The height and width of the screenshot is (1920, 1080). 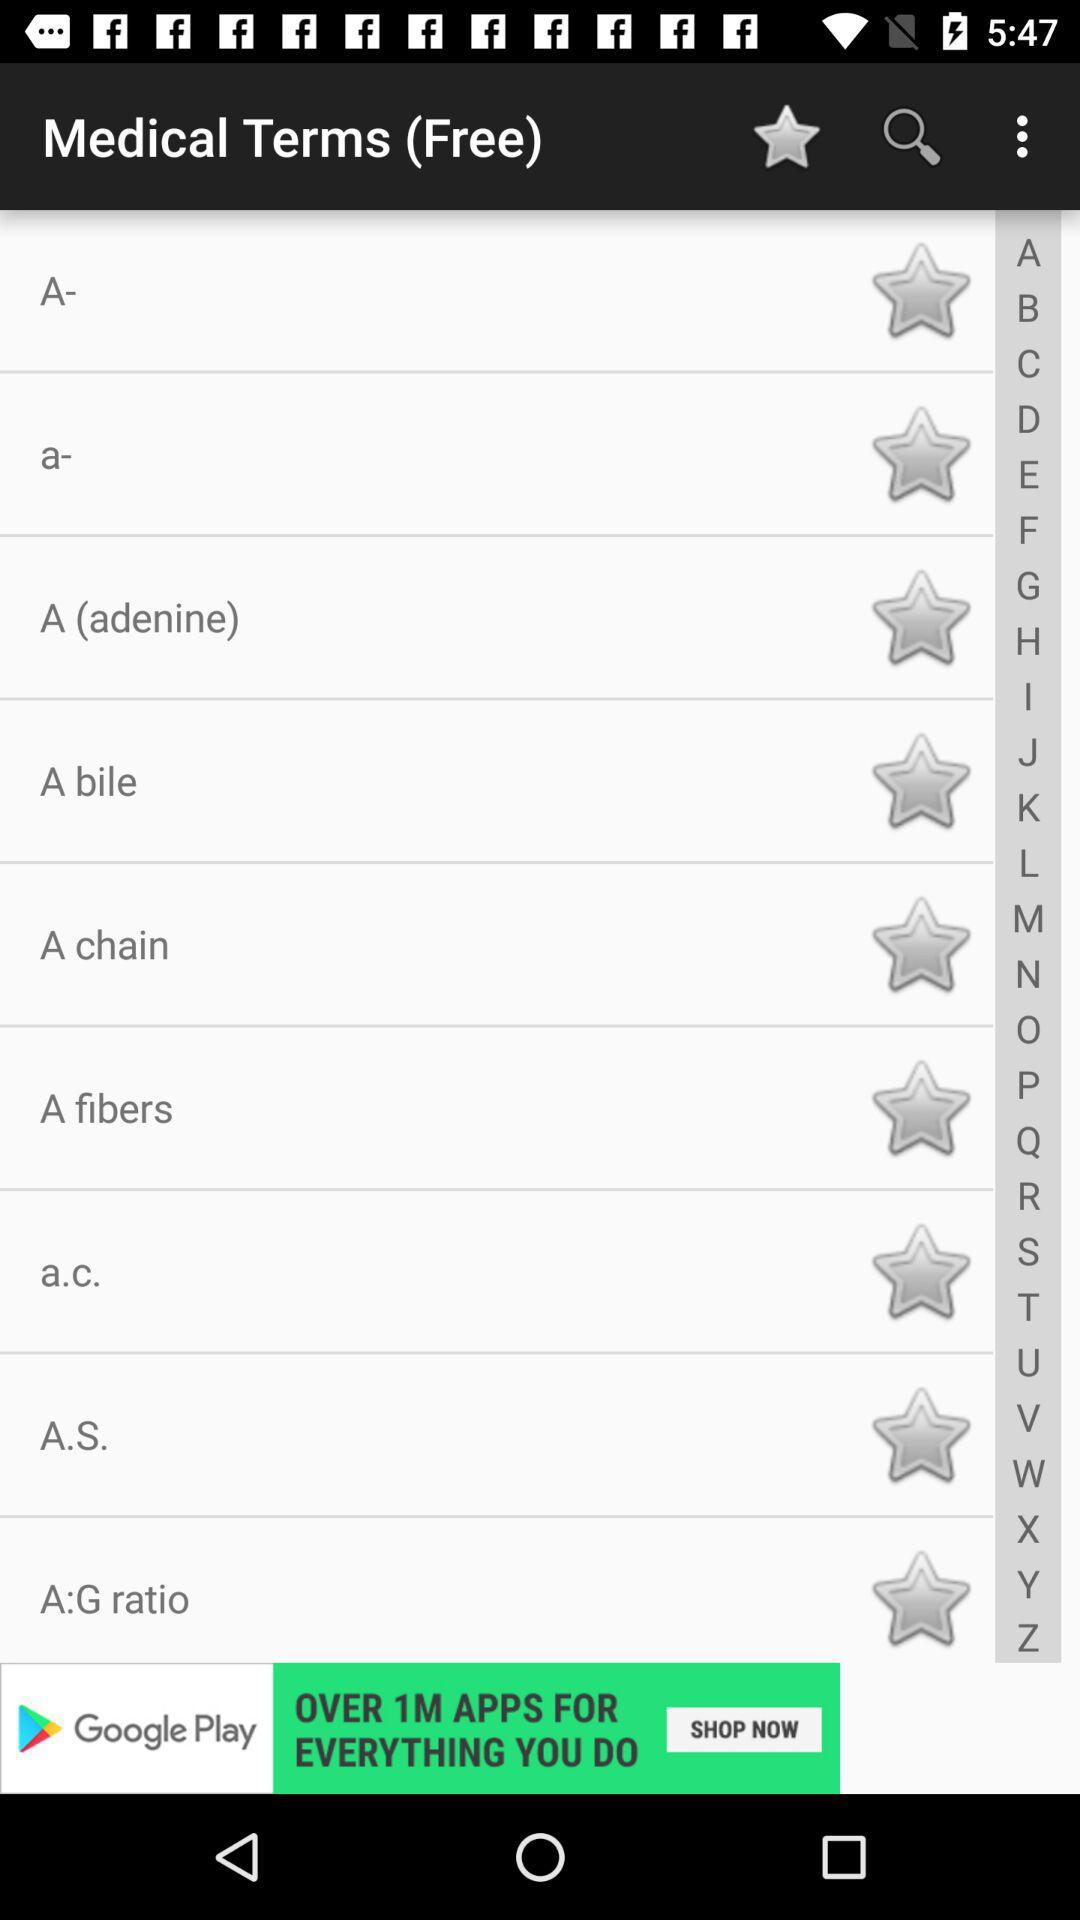 I want to click on advert, so click(x=540, y=1727).